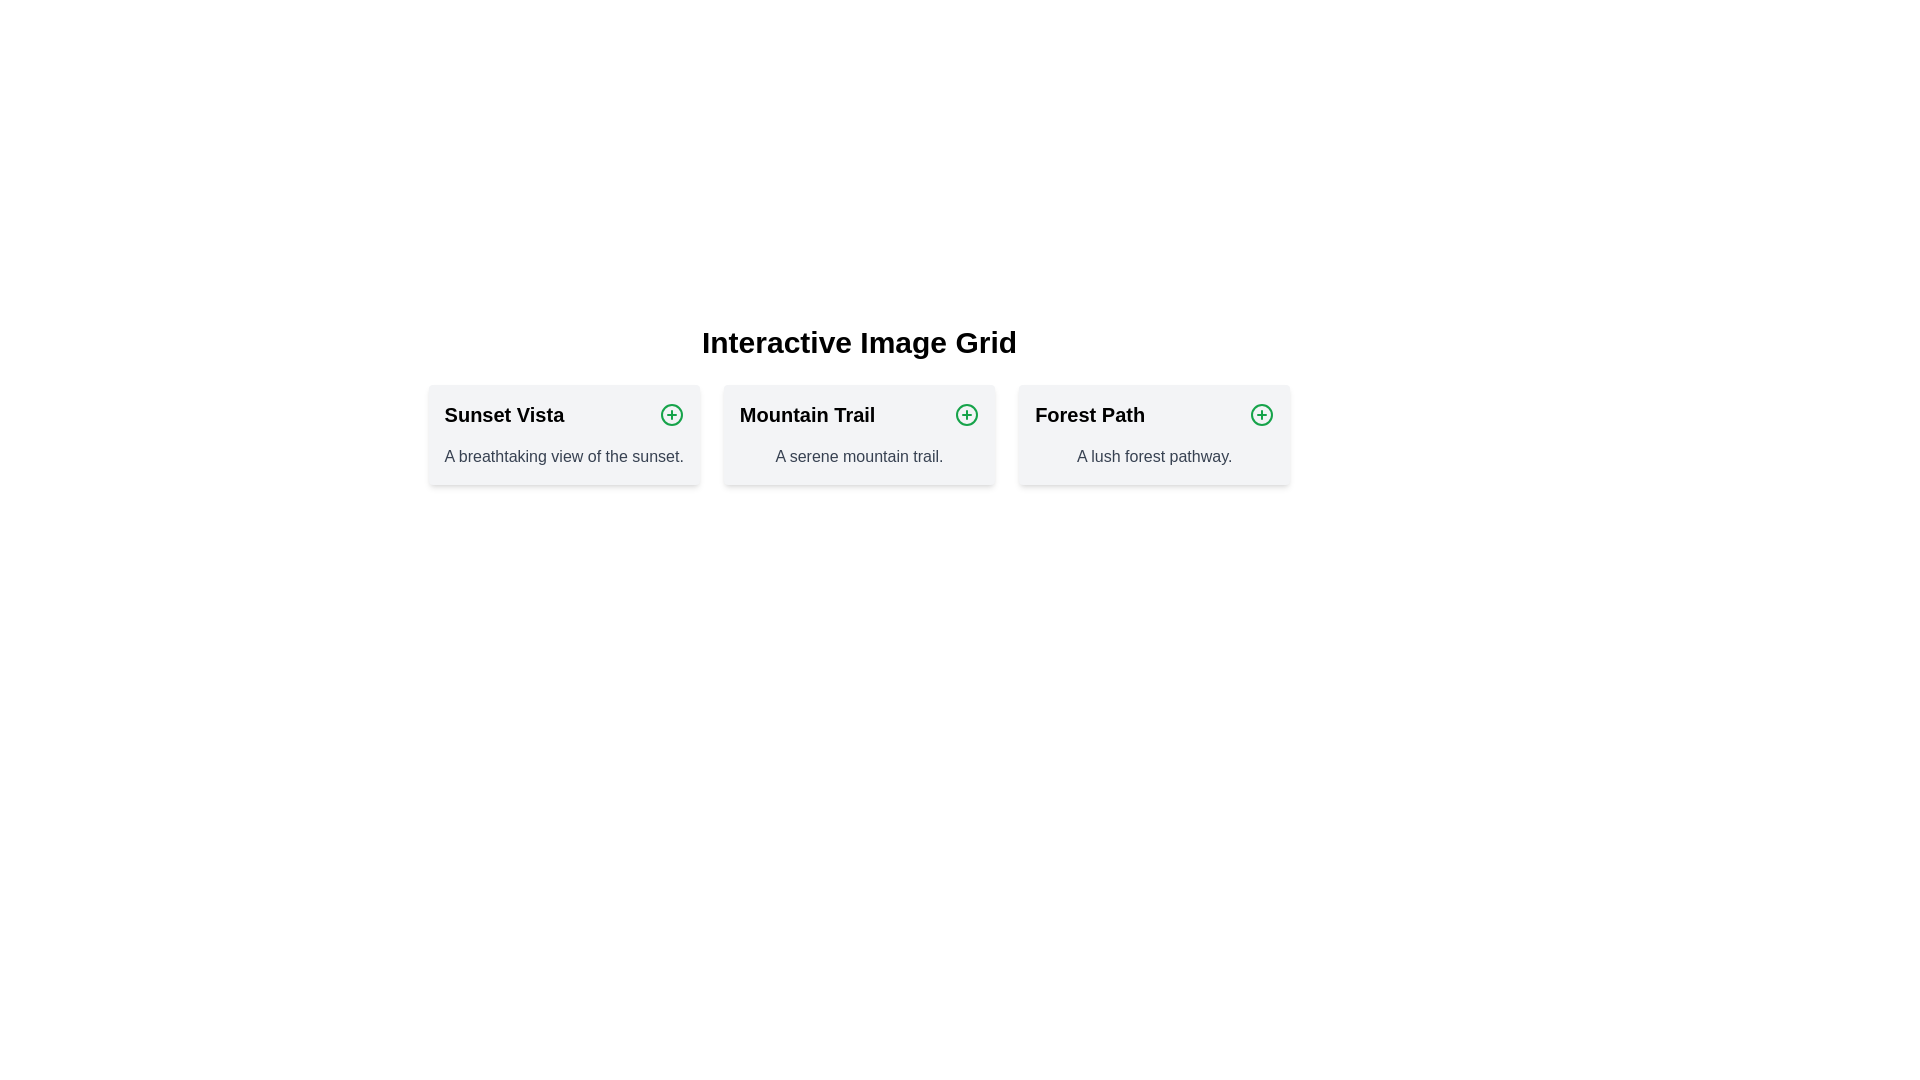 This screenshot has height=1080, width=1920. Describe the element at coordinates (859, 456) in the screenshot. I see `text displayed in muted gray color that says 'A serene mountain trail.' located in the bottom section of the 'Mountain Trail' card` at that location.